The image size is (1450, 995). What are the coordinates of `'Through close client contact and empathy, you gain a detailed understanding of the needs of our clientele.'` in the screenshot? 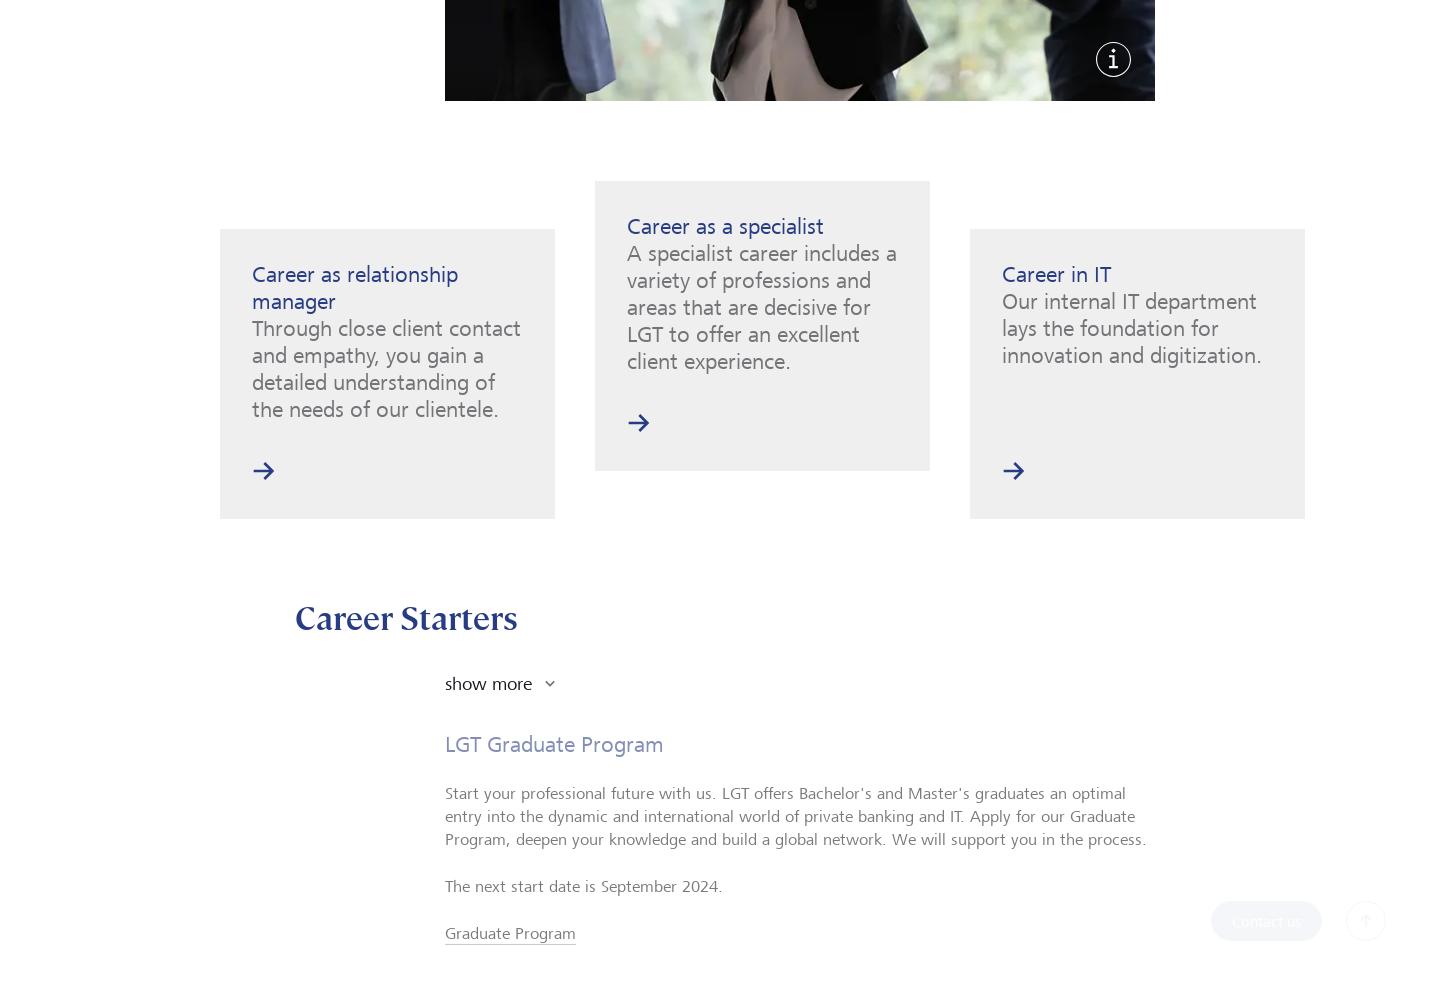 It's located at (385, 366).